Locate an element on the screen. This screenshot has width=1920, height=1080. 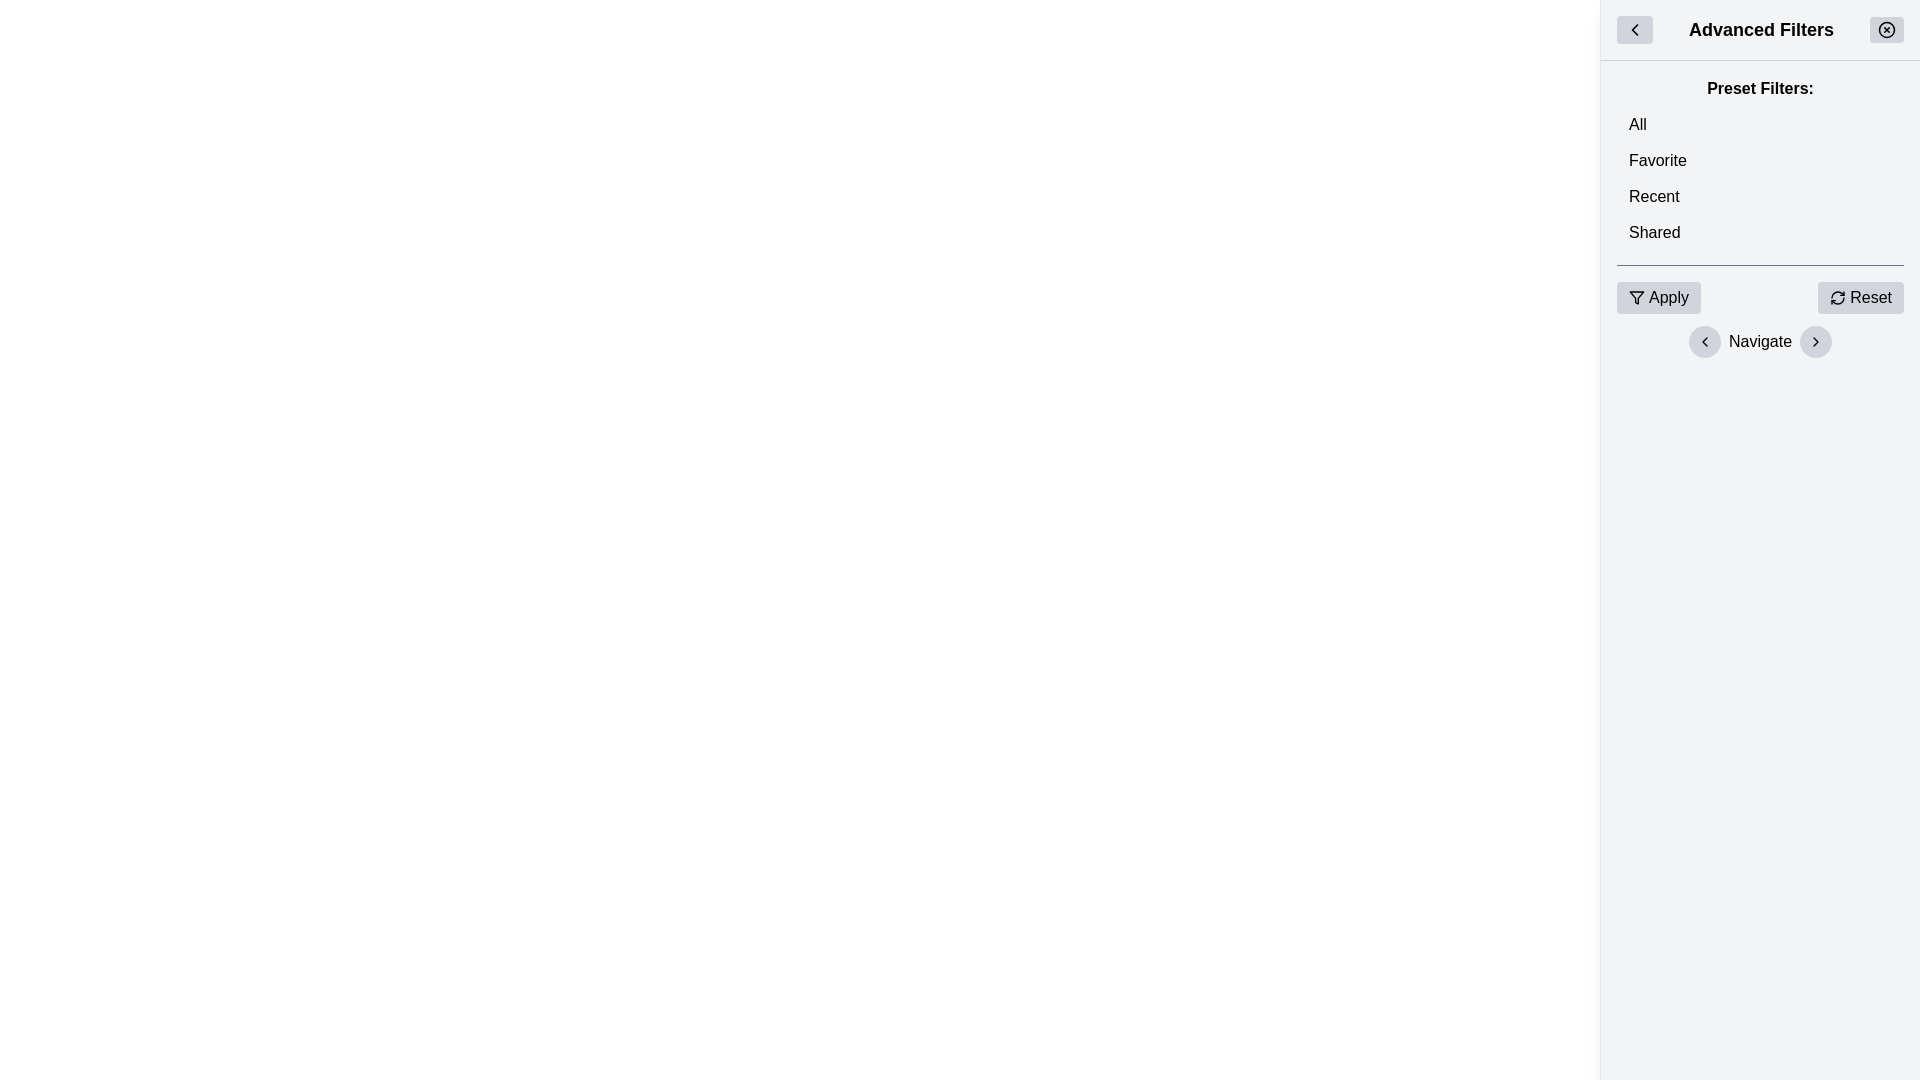
the header text 'Preset Filters:' which is styled in bold and located at the top of the vertical menu layout is located at coordinates (1760, 87).